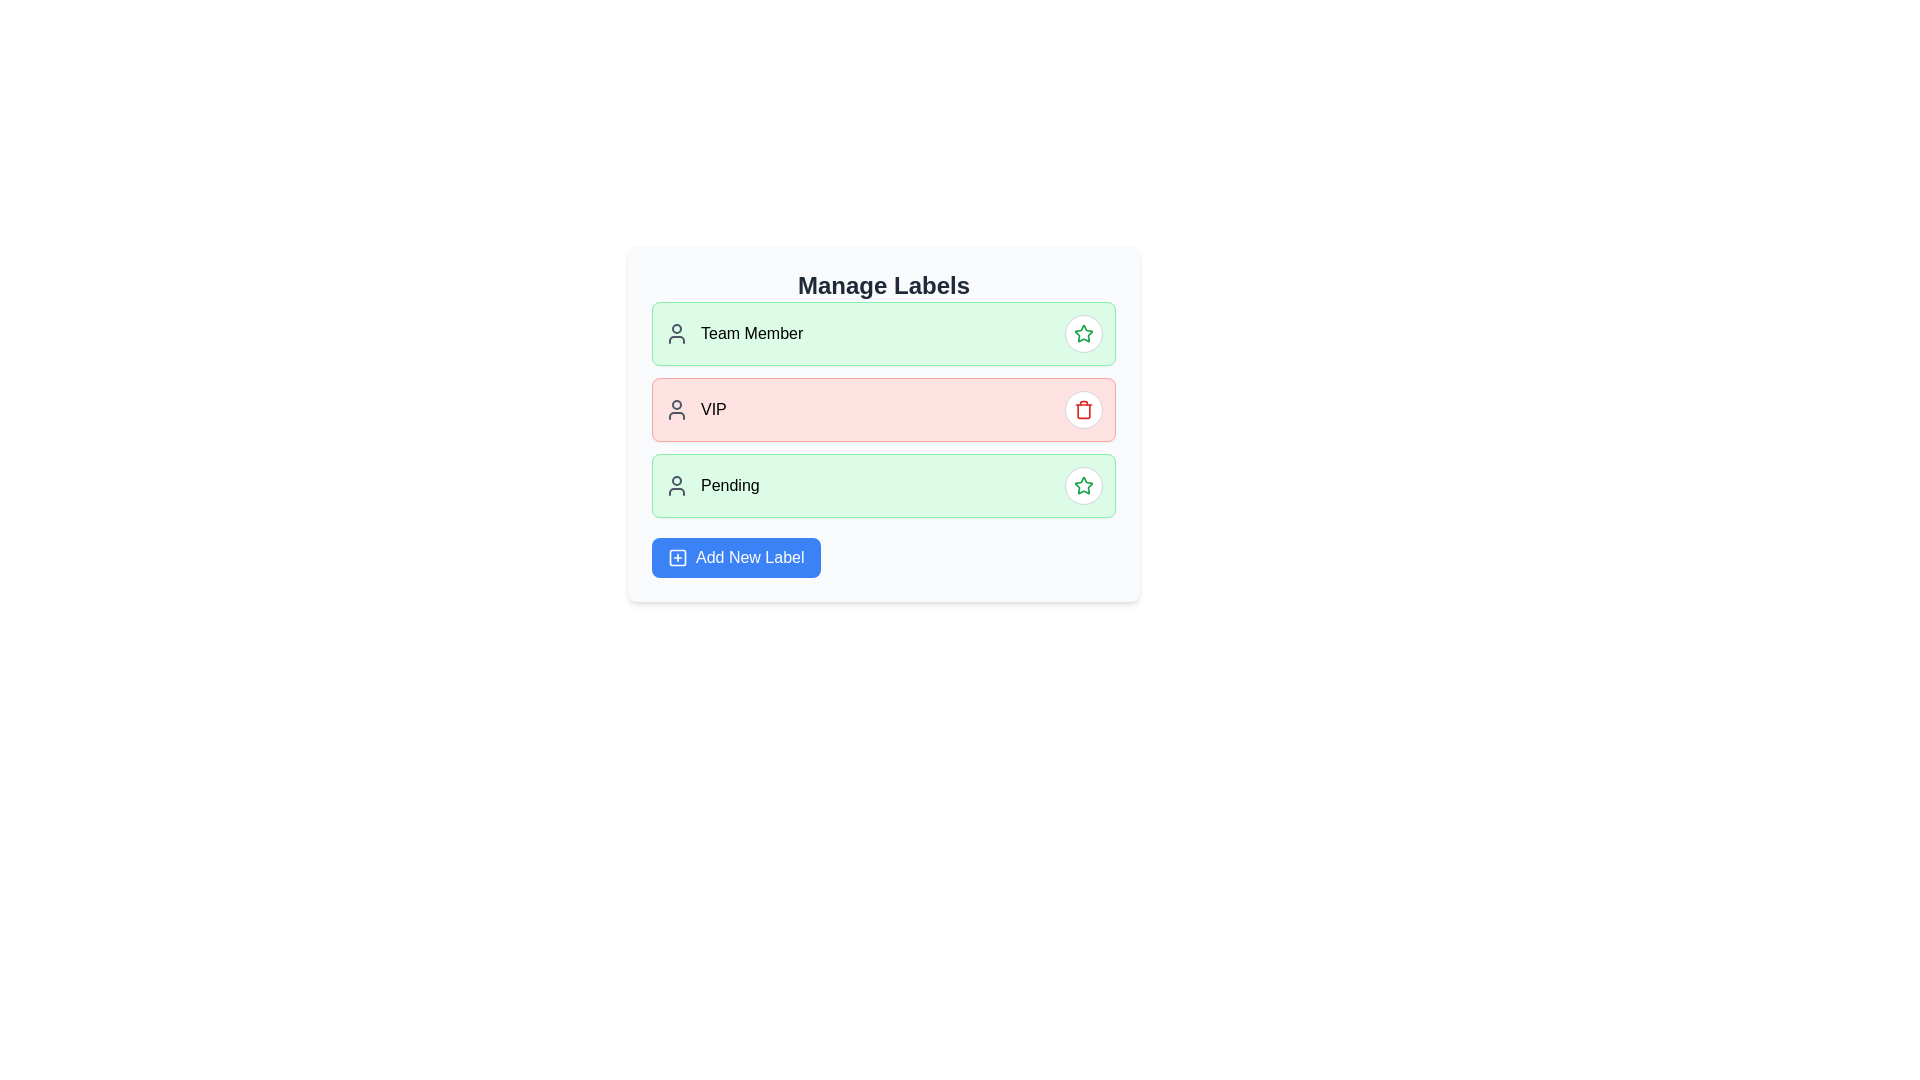  Describe the element at coordinates (1083, 485) in the screenshot. I see `the marking icon located at the far right of the 'Team Member' row in the 'Manage Labels' dialog for reference` at that location.